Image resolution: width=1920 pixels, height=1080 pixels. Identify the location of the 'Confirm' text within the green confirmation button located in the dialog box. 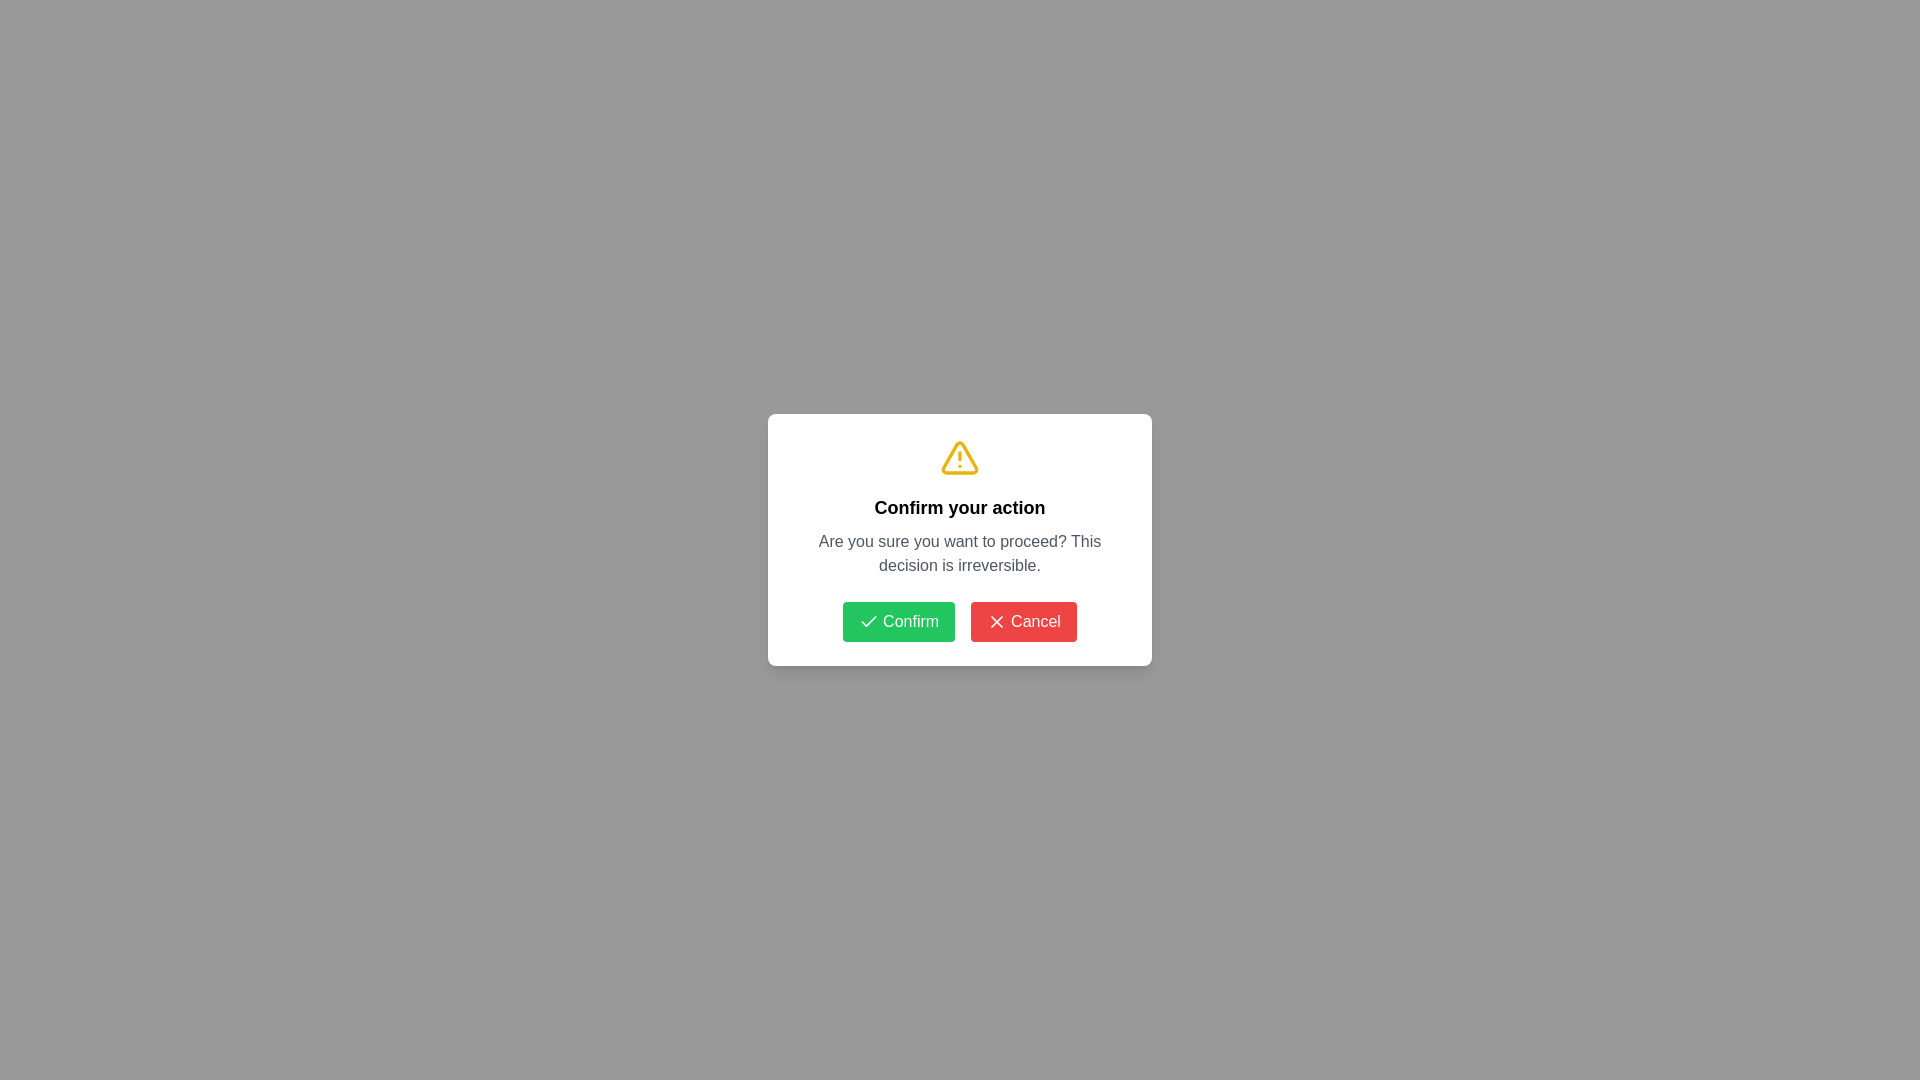
(910, 620).